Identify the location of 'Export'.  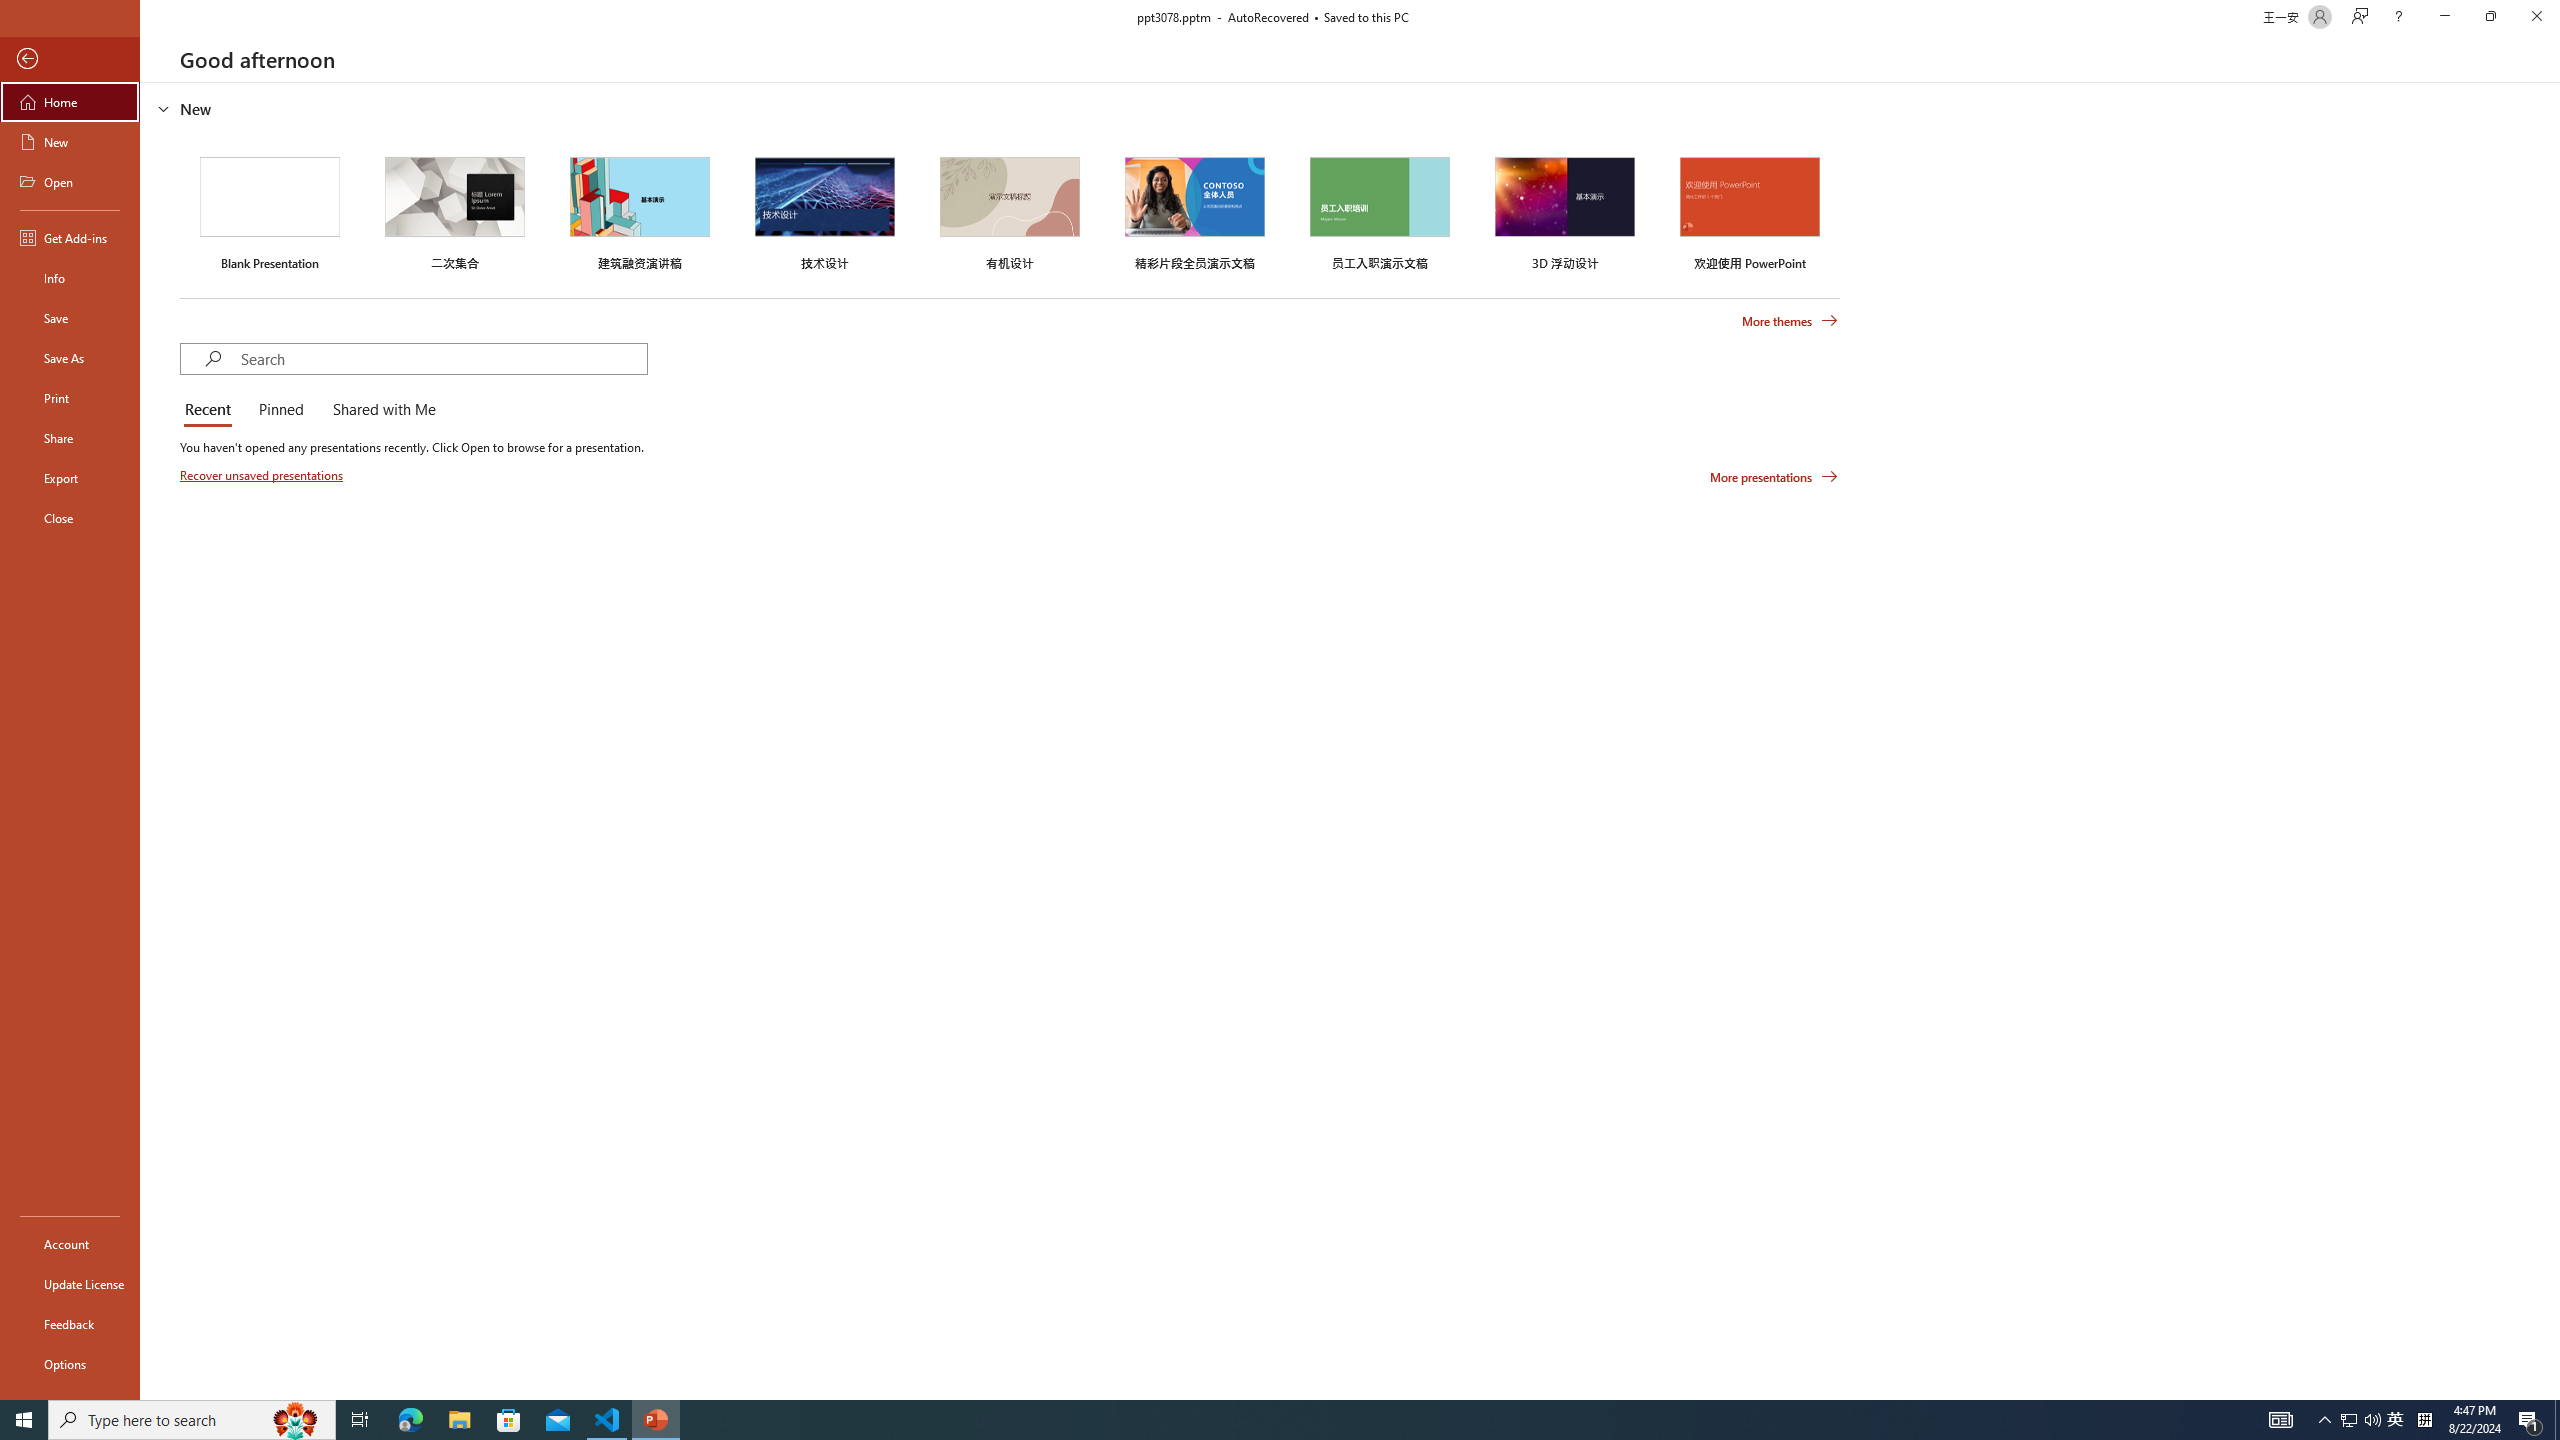
(69, 478).